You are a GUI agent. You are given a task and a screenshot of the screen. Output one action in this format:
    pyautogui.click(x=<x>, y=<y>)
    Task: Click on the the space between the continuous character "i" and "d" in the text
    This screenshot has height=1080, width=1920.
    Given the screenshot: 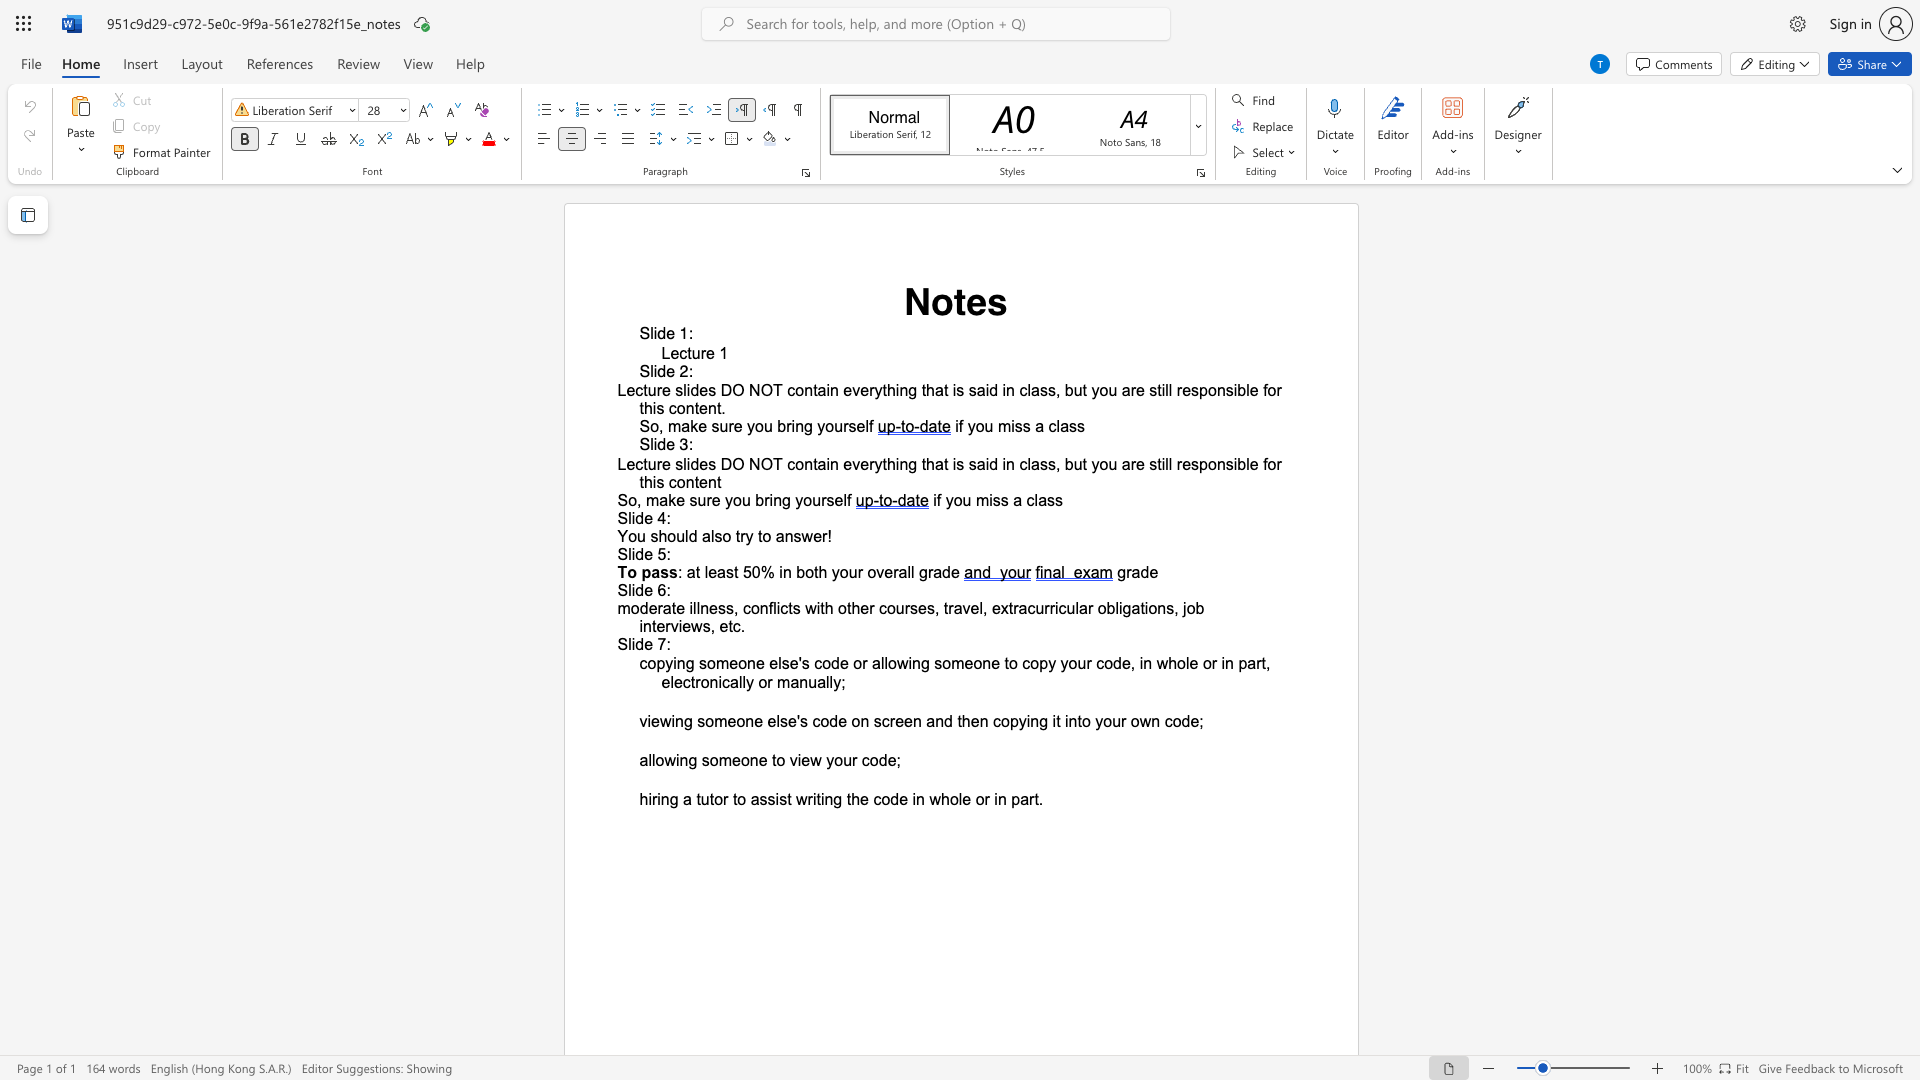 What is the action you would take?
    pyautogui.click(x=691, y=390)
    